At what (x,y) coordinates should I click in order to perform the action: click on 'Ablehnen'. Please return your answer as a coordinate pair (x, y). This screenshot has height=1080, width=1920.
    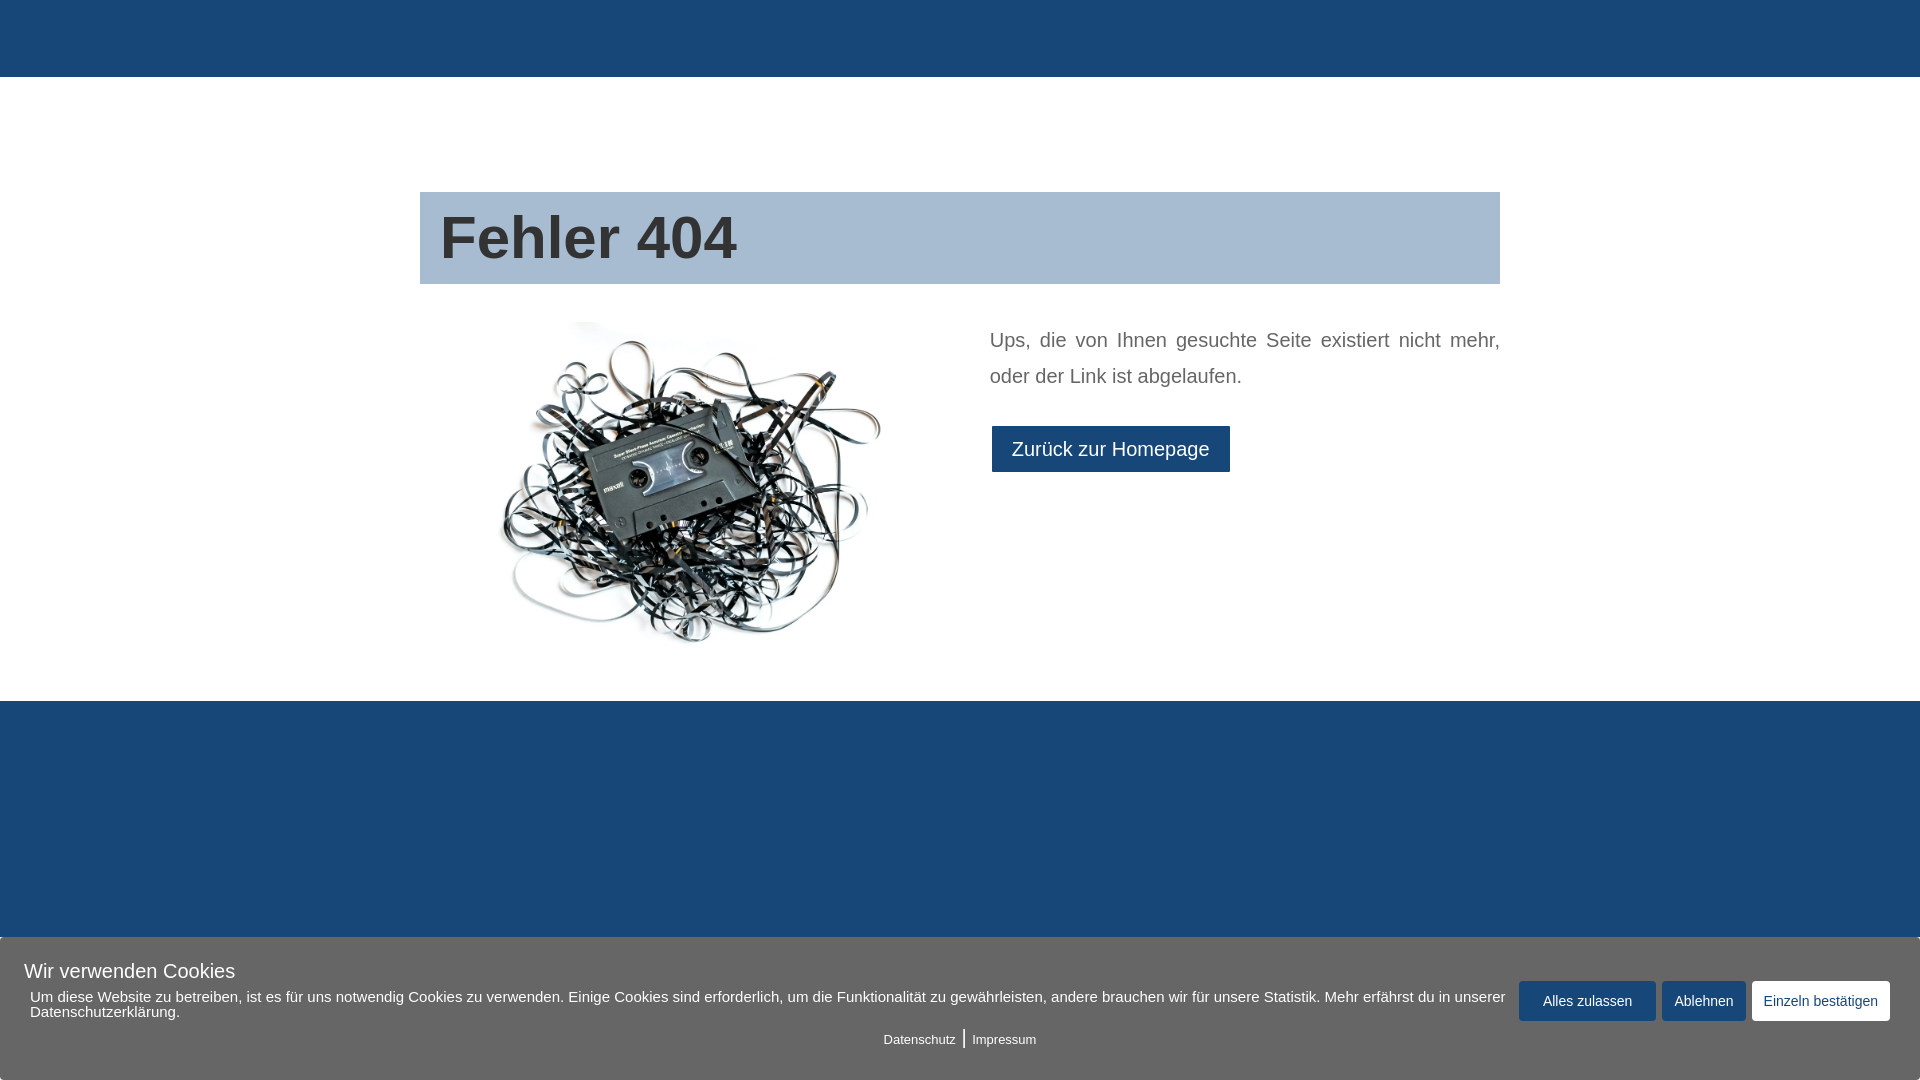
    Looking at the image, I should click on (1702, 1001).